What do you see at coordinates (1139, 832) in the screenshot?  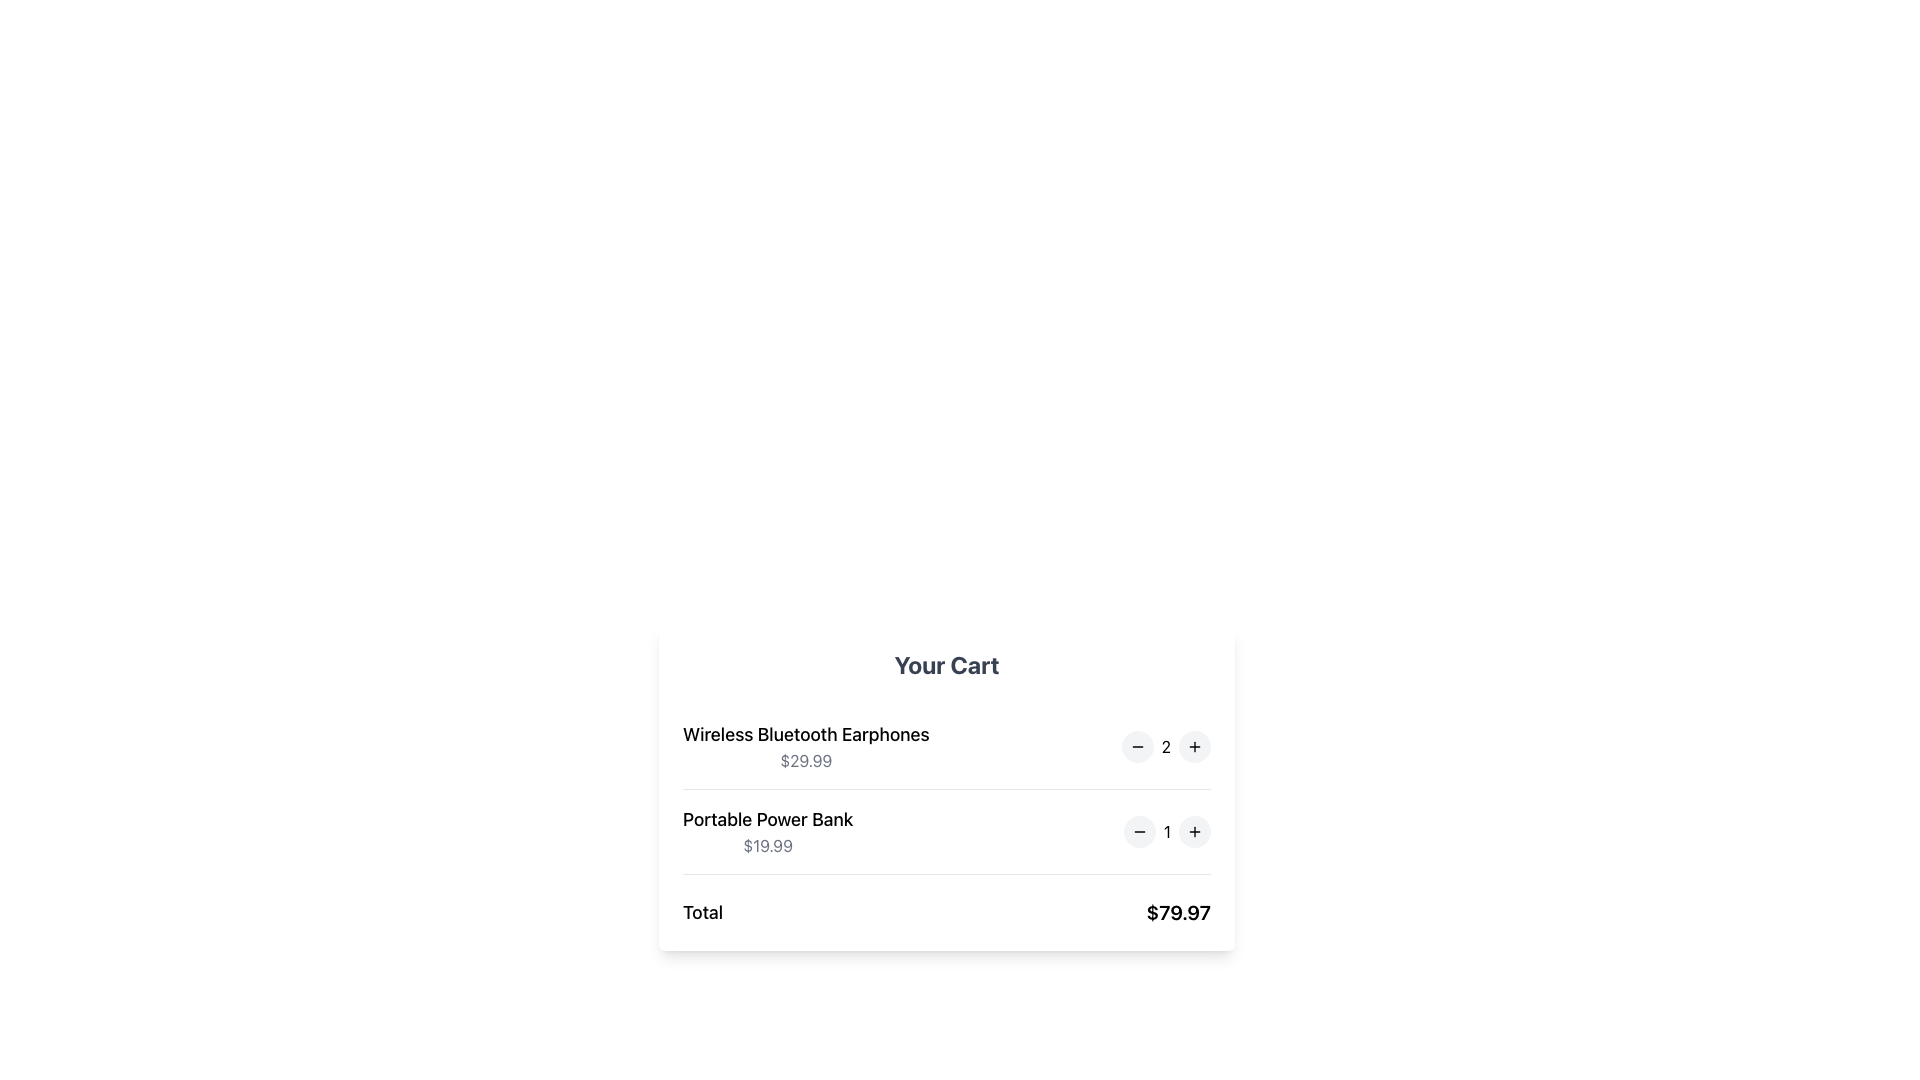 I see `the circular button with a light gray background and a black horizontal line icon to decrease the item count in the cart` at bounding box center [1139, 832].